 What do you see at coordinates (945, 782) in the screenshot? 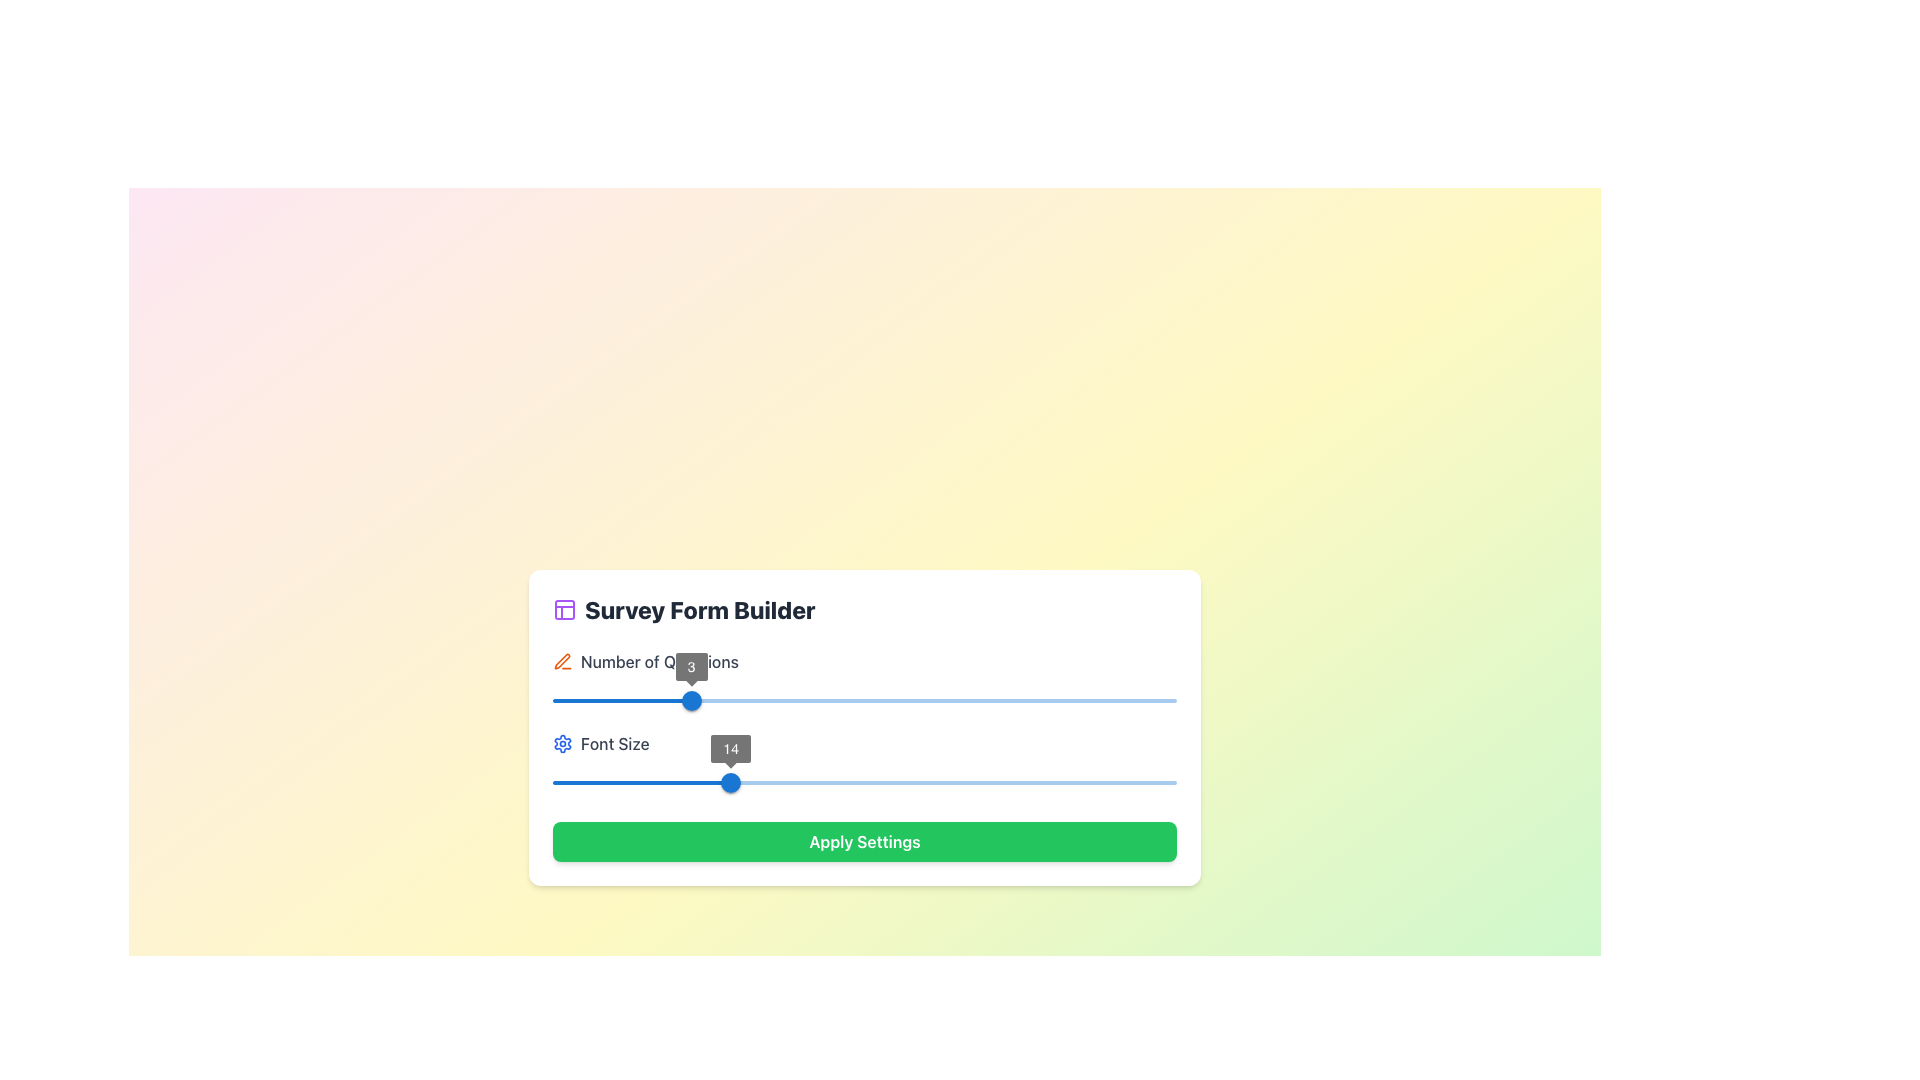
I see `the slider value` at bounding box center [945, 782].